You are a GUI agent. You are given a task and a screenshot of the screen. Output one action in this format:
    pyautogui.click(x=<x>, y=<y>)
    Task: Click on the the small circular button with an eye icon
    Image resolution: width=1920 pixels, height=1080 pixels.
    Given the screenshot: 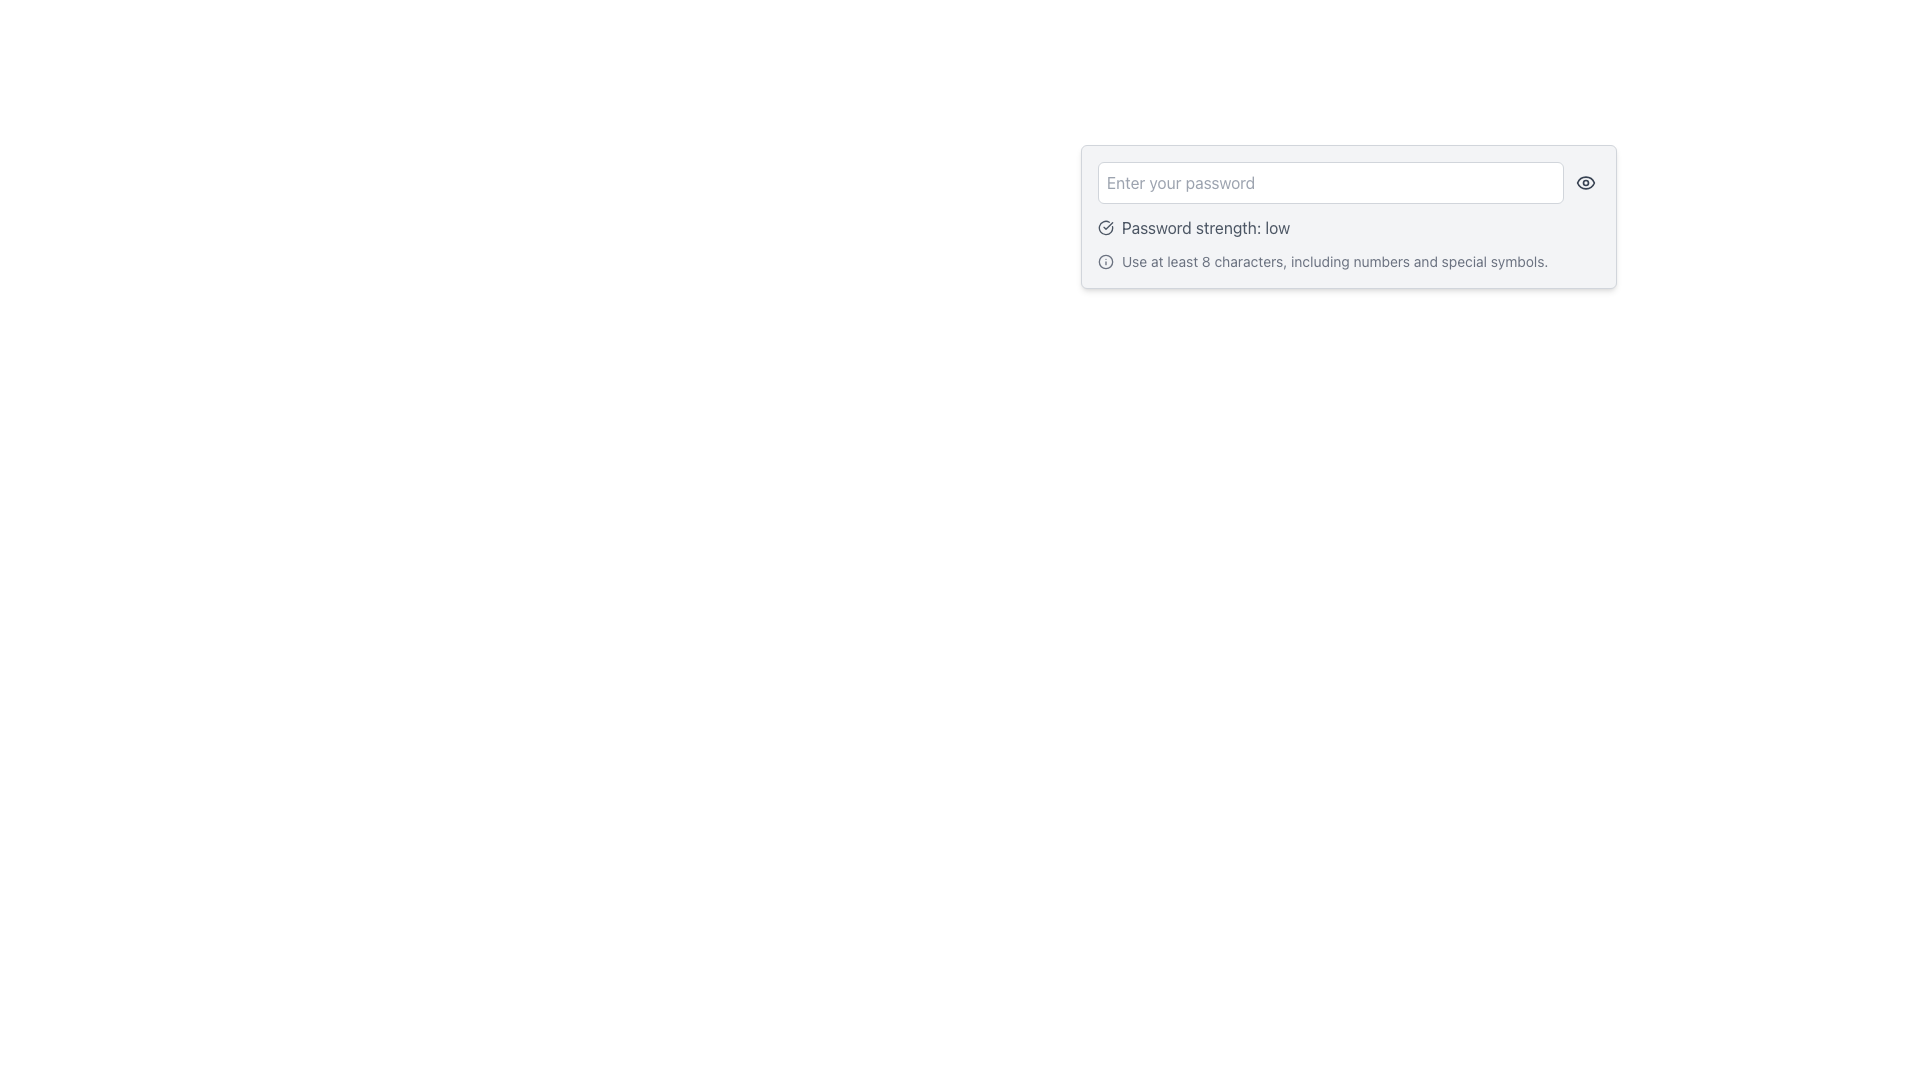 What is the action you would take?
    pyautogui.click(x=1584, y=182)
    